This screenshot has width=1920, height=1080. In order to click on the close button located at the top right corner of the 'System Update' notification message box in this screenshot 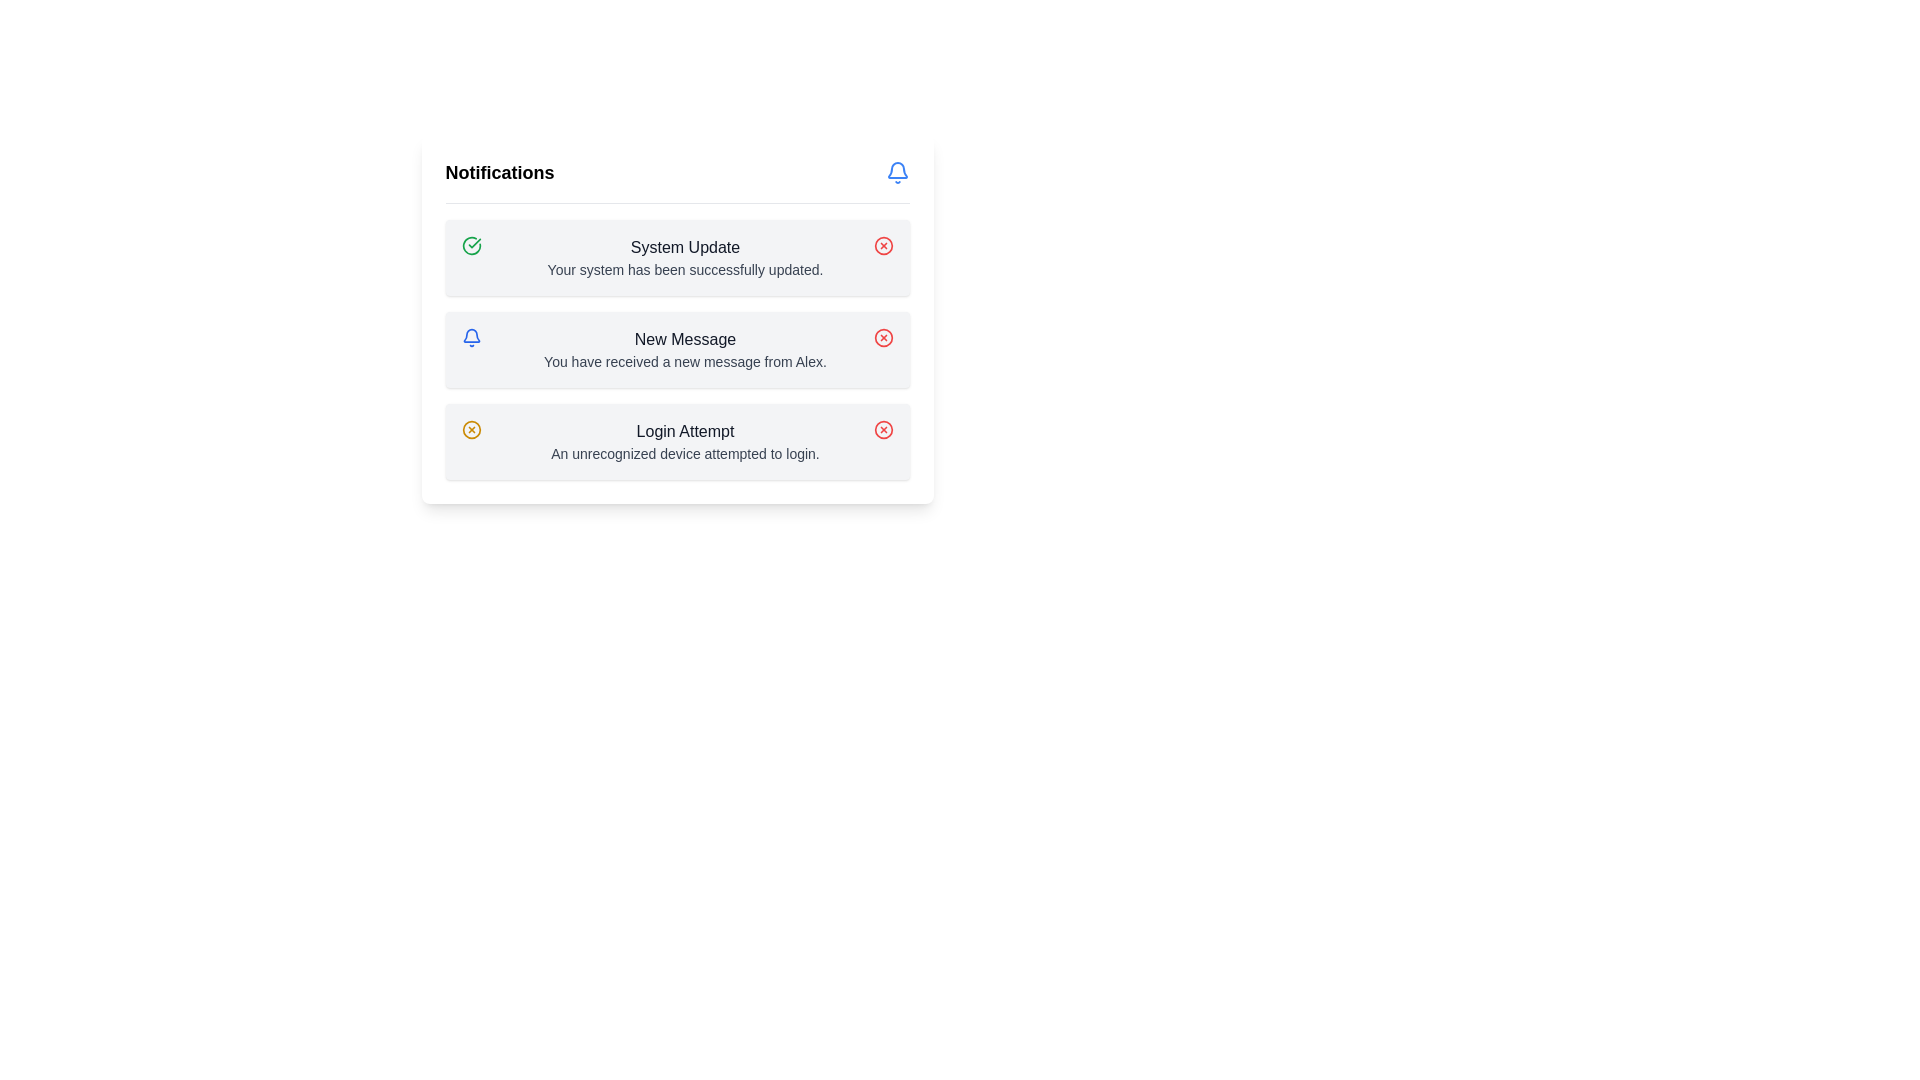, I will do `click(882, 245)`.